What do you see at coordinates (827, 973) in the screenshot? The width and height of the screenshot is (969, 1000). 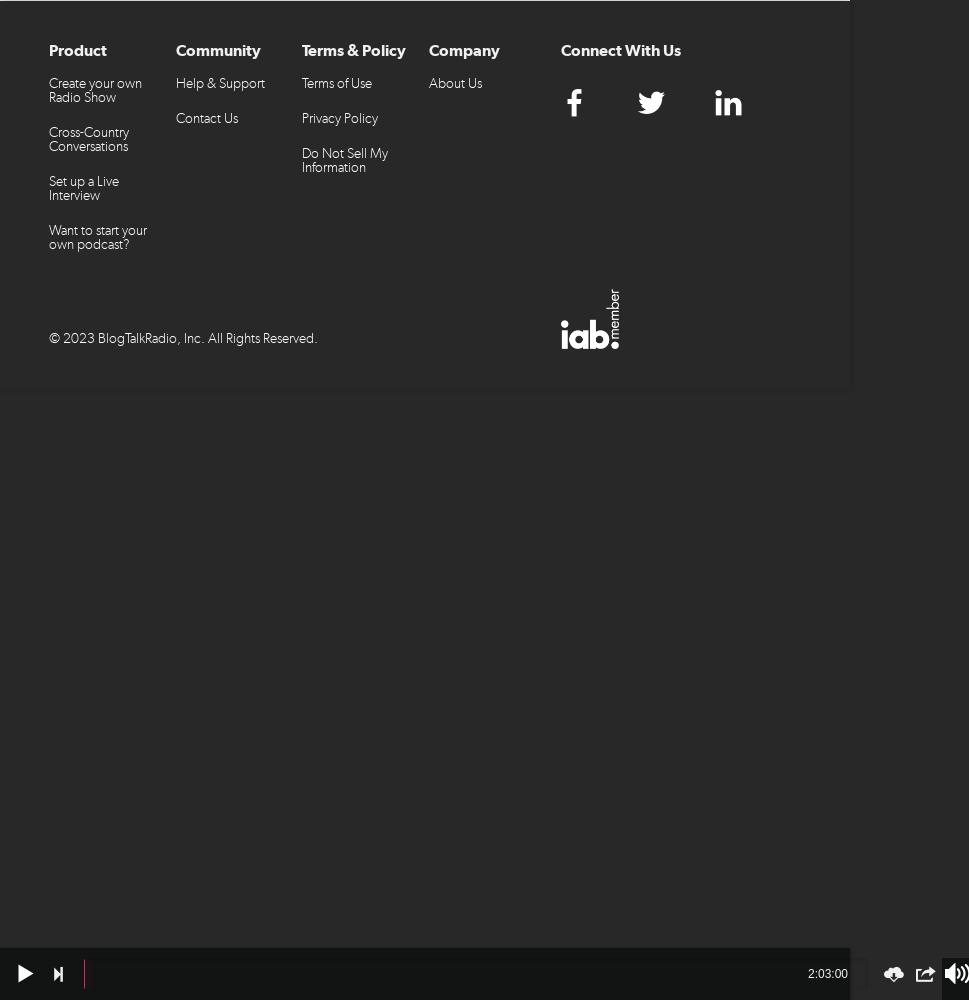 I see `'2:03:00'` at bounding box center [827, 973].